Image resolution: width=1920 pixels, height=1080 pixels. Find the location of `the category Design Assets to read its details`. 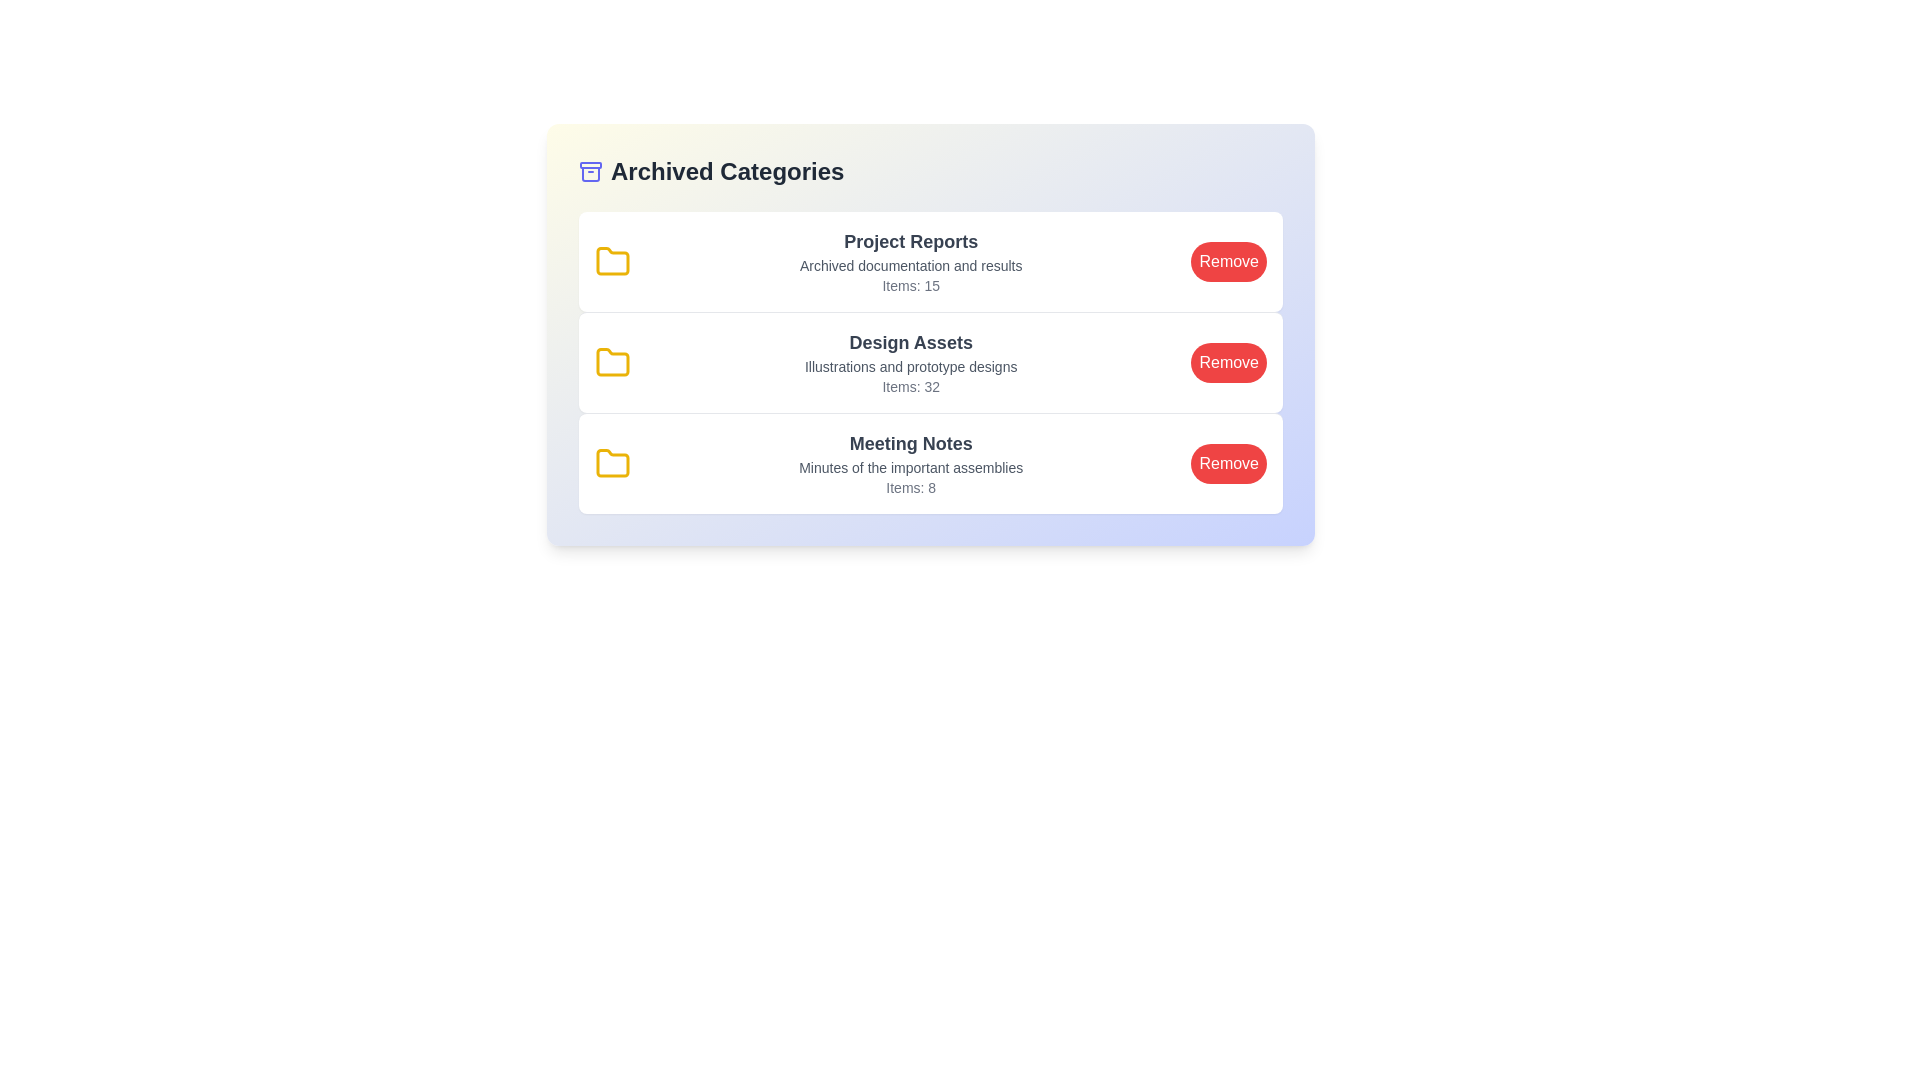

the category Design Assets to read its details is located at coordinates (930, 362).